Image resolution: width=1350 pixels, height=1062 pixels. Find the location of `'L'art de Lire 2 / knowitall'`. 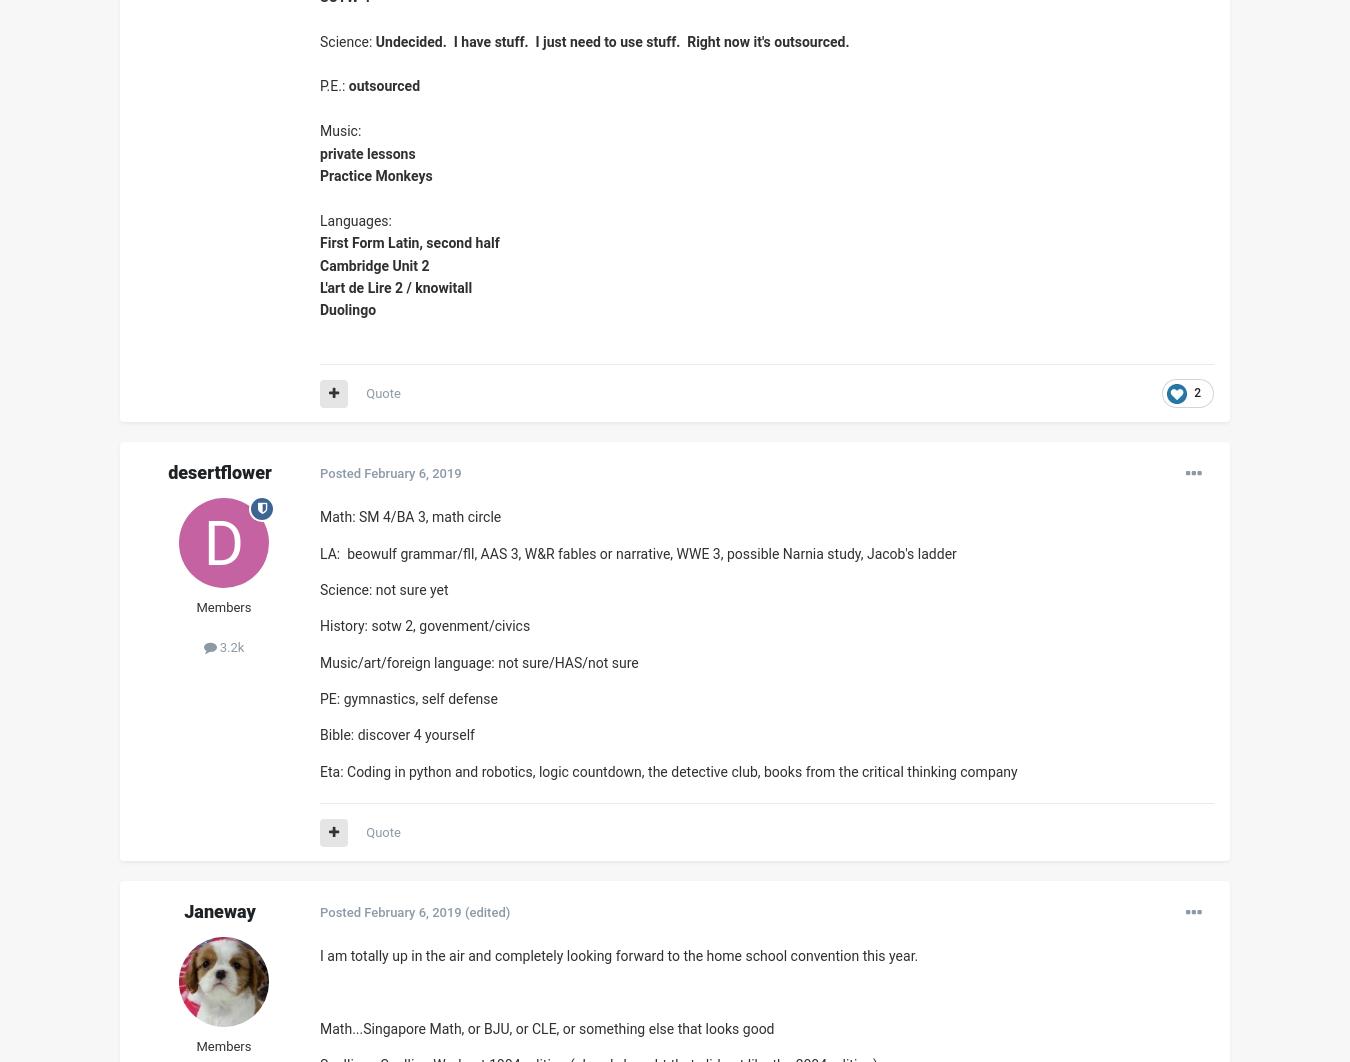

'L'art de Lire 2 / knowitall' is located at coordinates (395, 285).